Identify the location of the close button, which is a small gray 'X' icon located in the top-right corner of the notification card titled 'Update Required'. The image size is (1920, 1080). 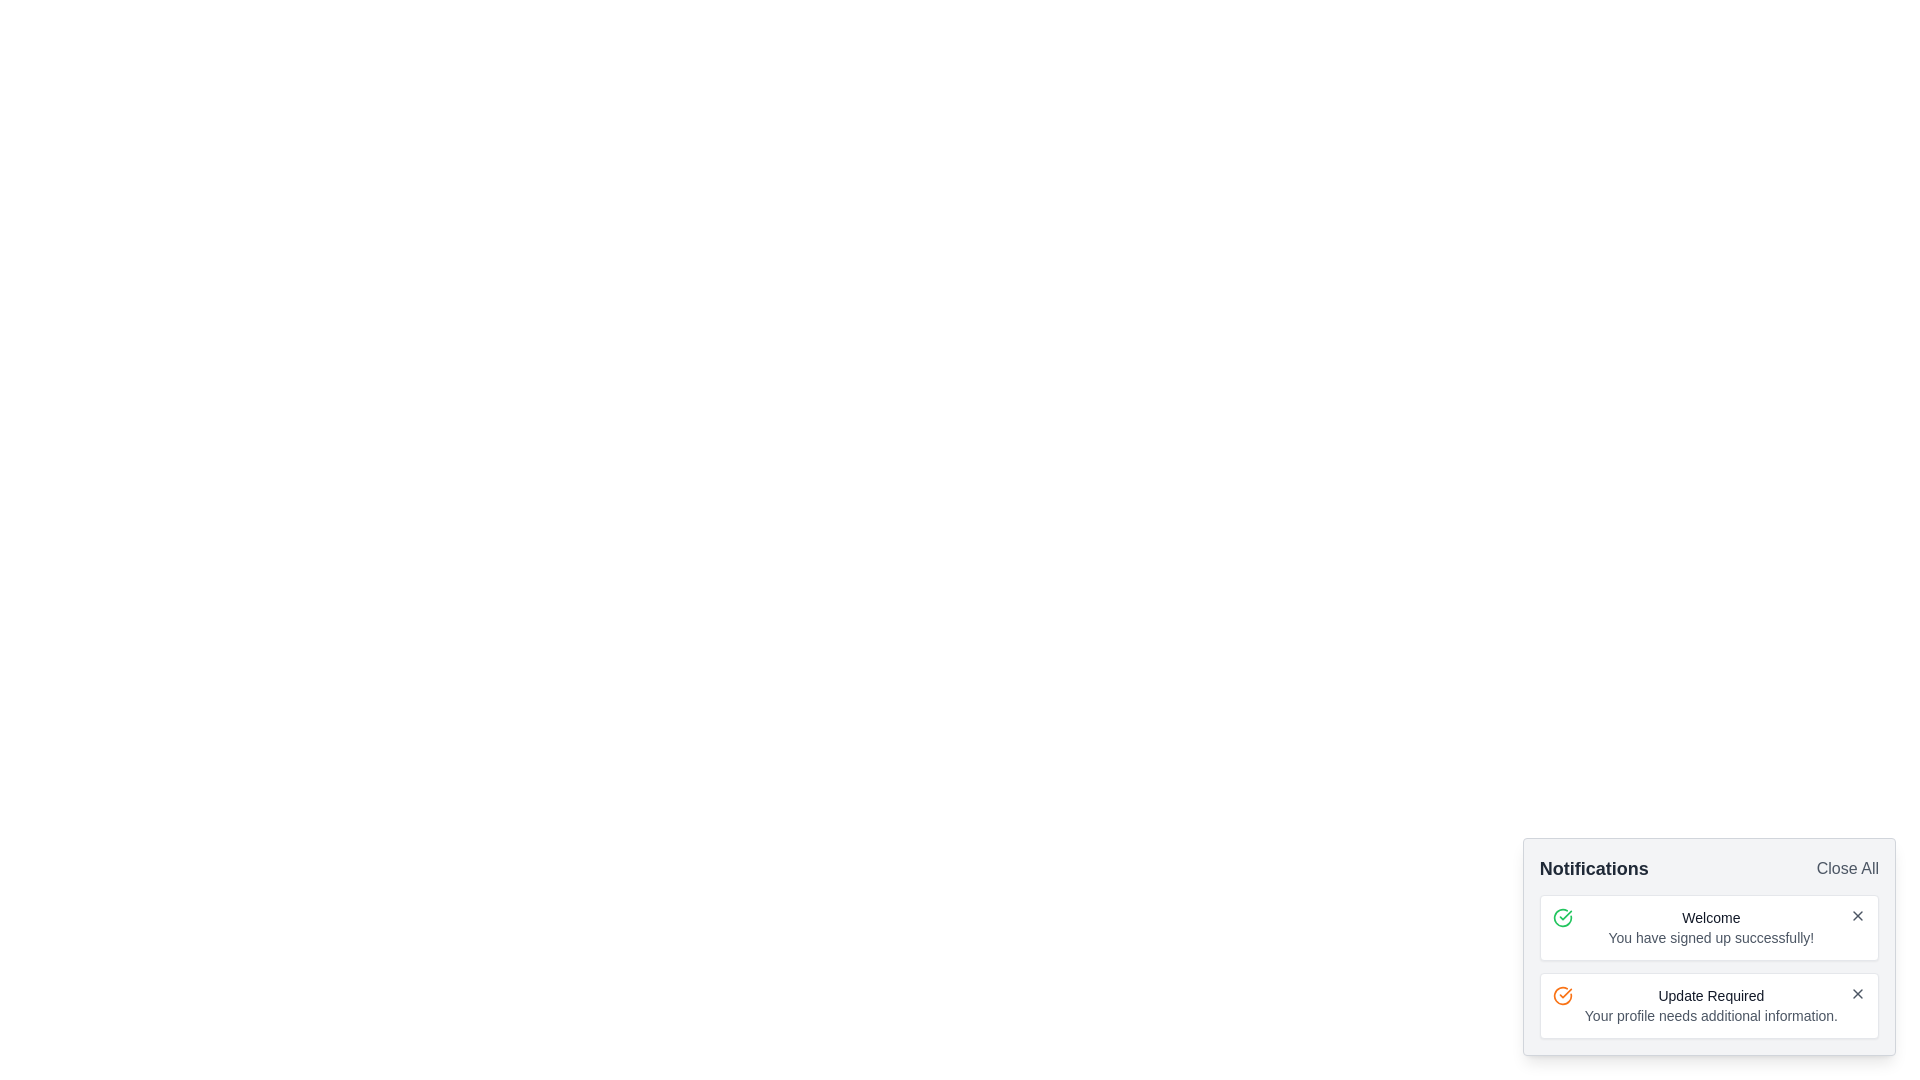
(1856, 994).